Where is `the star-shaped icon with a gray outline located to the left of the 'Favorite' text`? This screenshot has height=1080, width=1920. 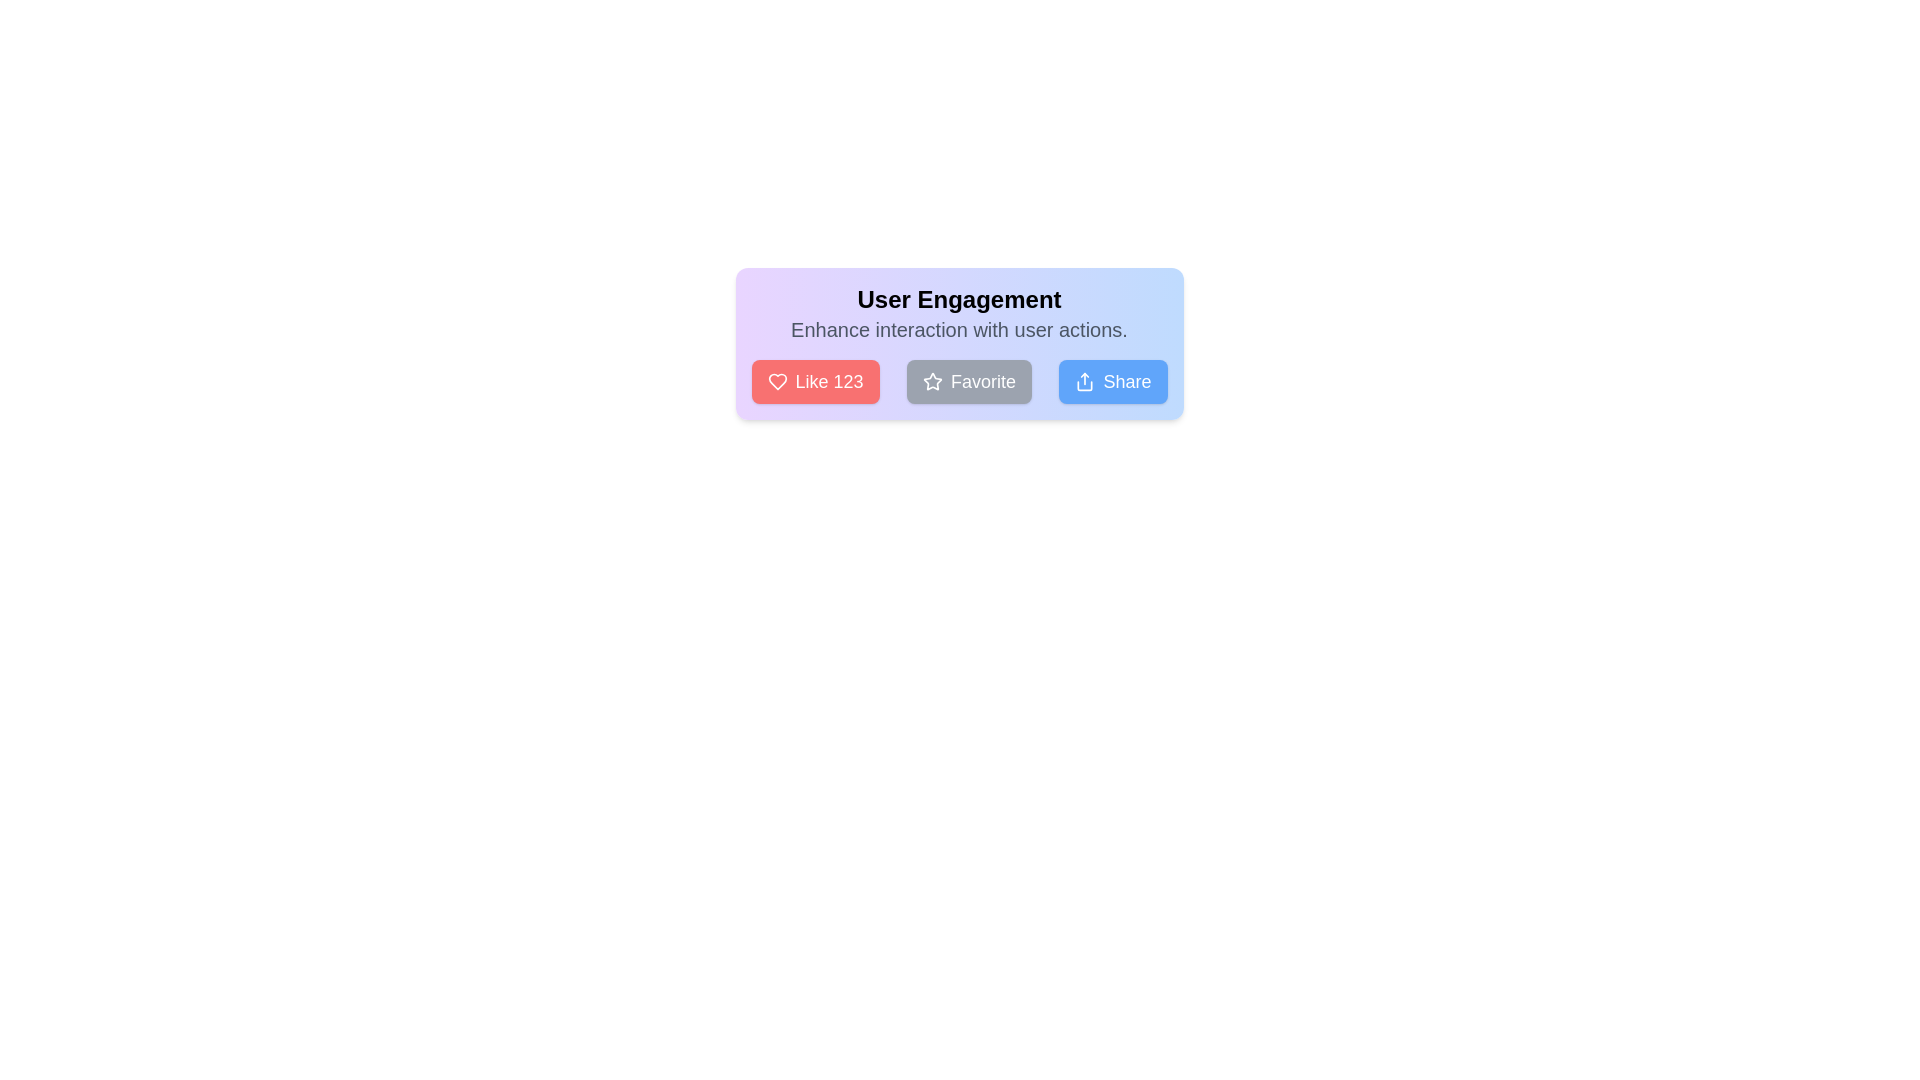 the star-shaped icon with a gray outline located to the left of the 'Favorite' text is located at coordinates (931, 381).